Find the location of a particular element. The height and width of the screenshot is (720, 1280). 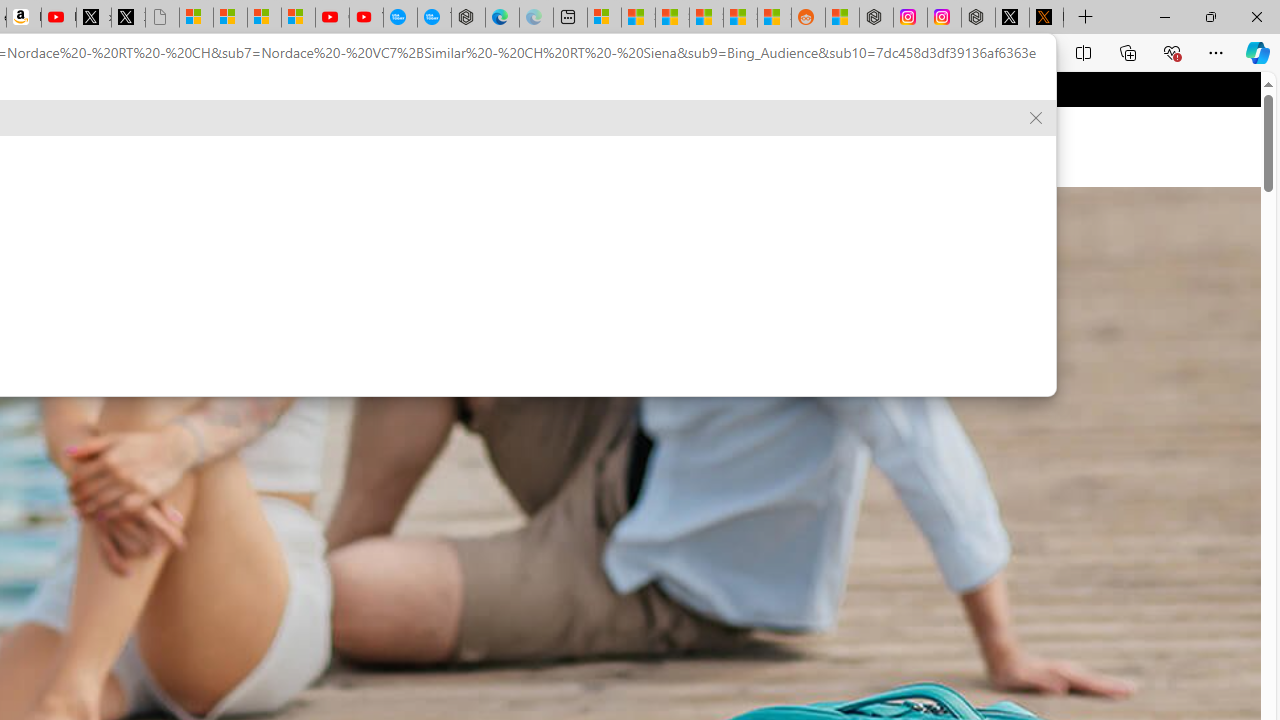

'Day 1: Arriving in Yemen (surreal to be here) - YouTube' is located at coordinates (58, 17).